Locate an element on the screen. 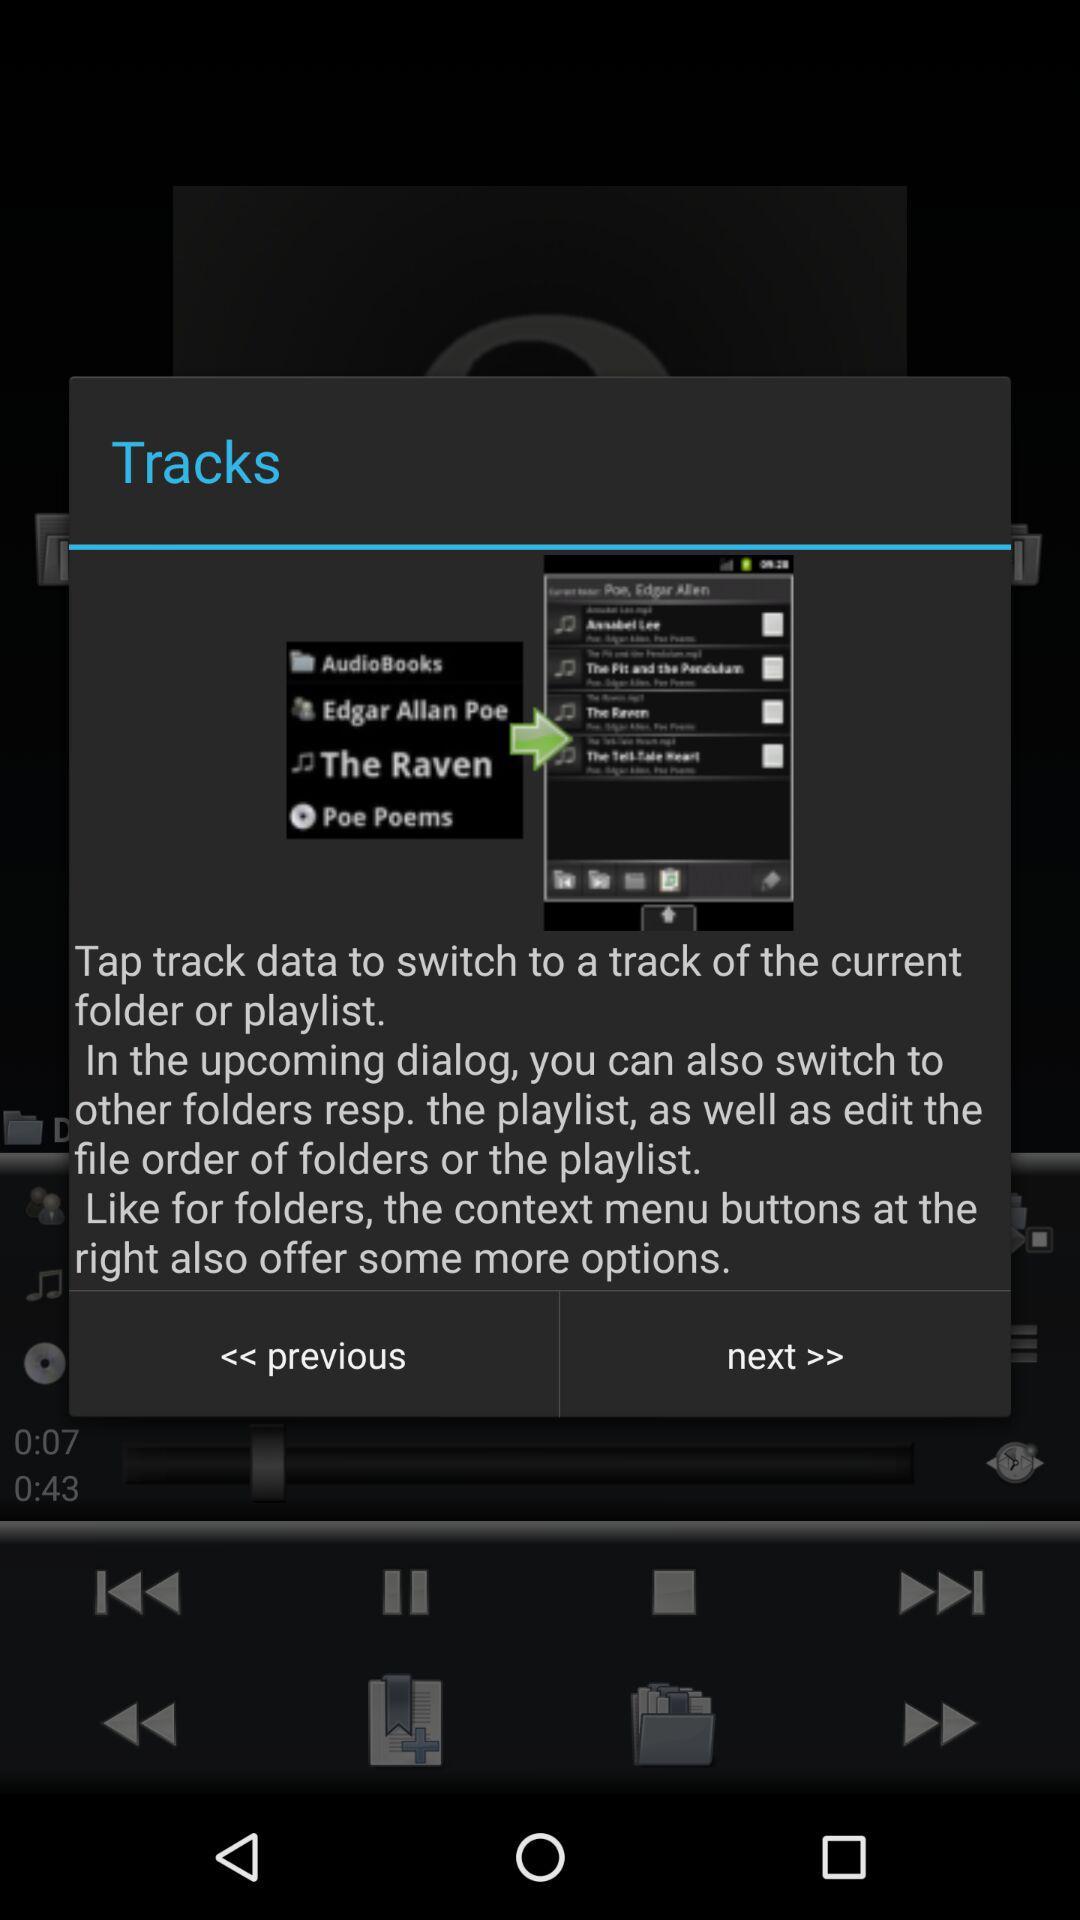 The width and height of the screenshot is (1080, 1920). the icon below the tap track data is located at coordinates (313, 1354).